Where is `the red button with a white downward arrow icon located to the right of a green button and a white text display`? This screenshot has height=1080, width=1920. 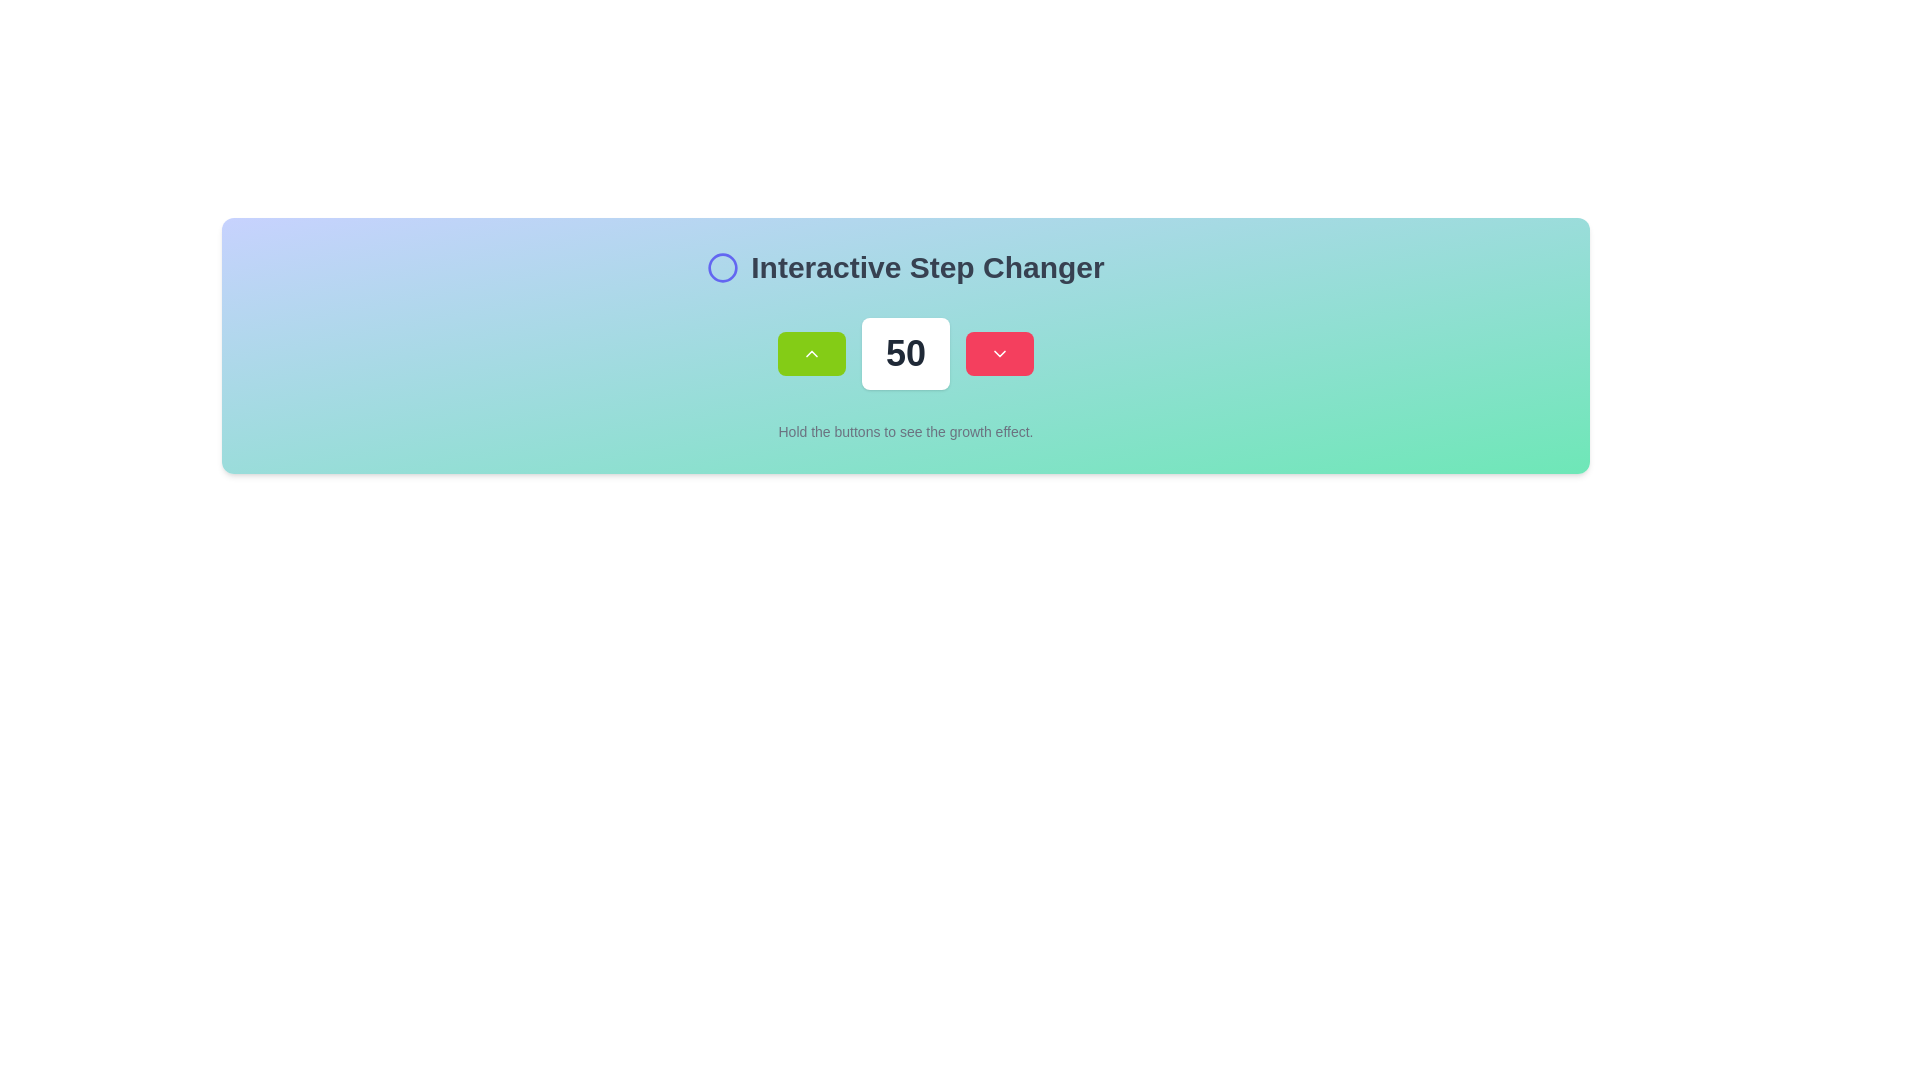 the red button with a white downward arrow icon located to the right of a green button and a white text display is located at coordinates (999, 353).